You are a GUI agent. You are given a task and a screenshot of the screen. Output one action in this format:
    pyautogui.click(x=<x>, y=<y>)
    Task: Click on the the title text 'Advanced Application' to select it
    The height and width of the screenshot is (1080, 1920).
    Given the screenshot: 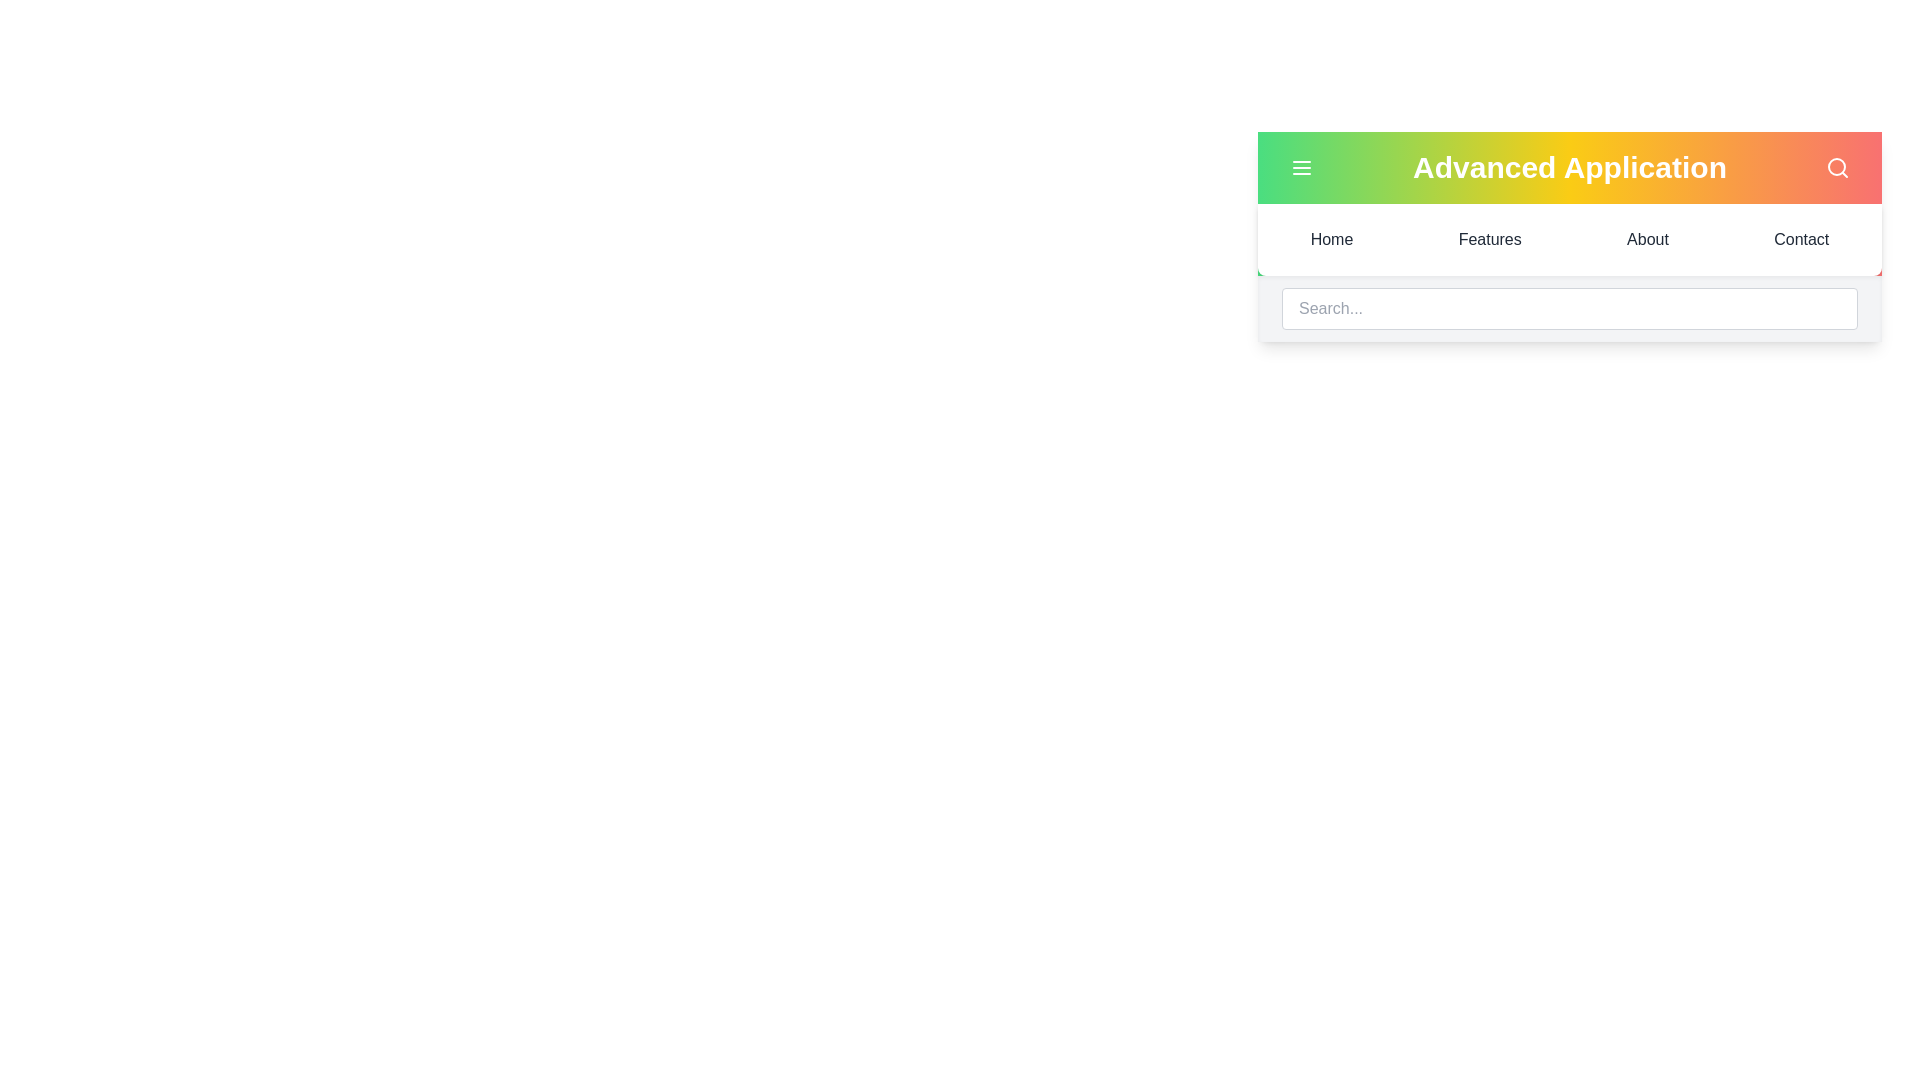 What is the action you would take?
    pyautogui.click(x=1568, y=167)
    